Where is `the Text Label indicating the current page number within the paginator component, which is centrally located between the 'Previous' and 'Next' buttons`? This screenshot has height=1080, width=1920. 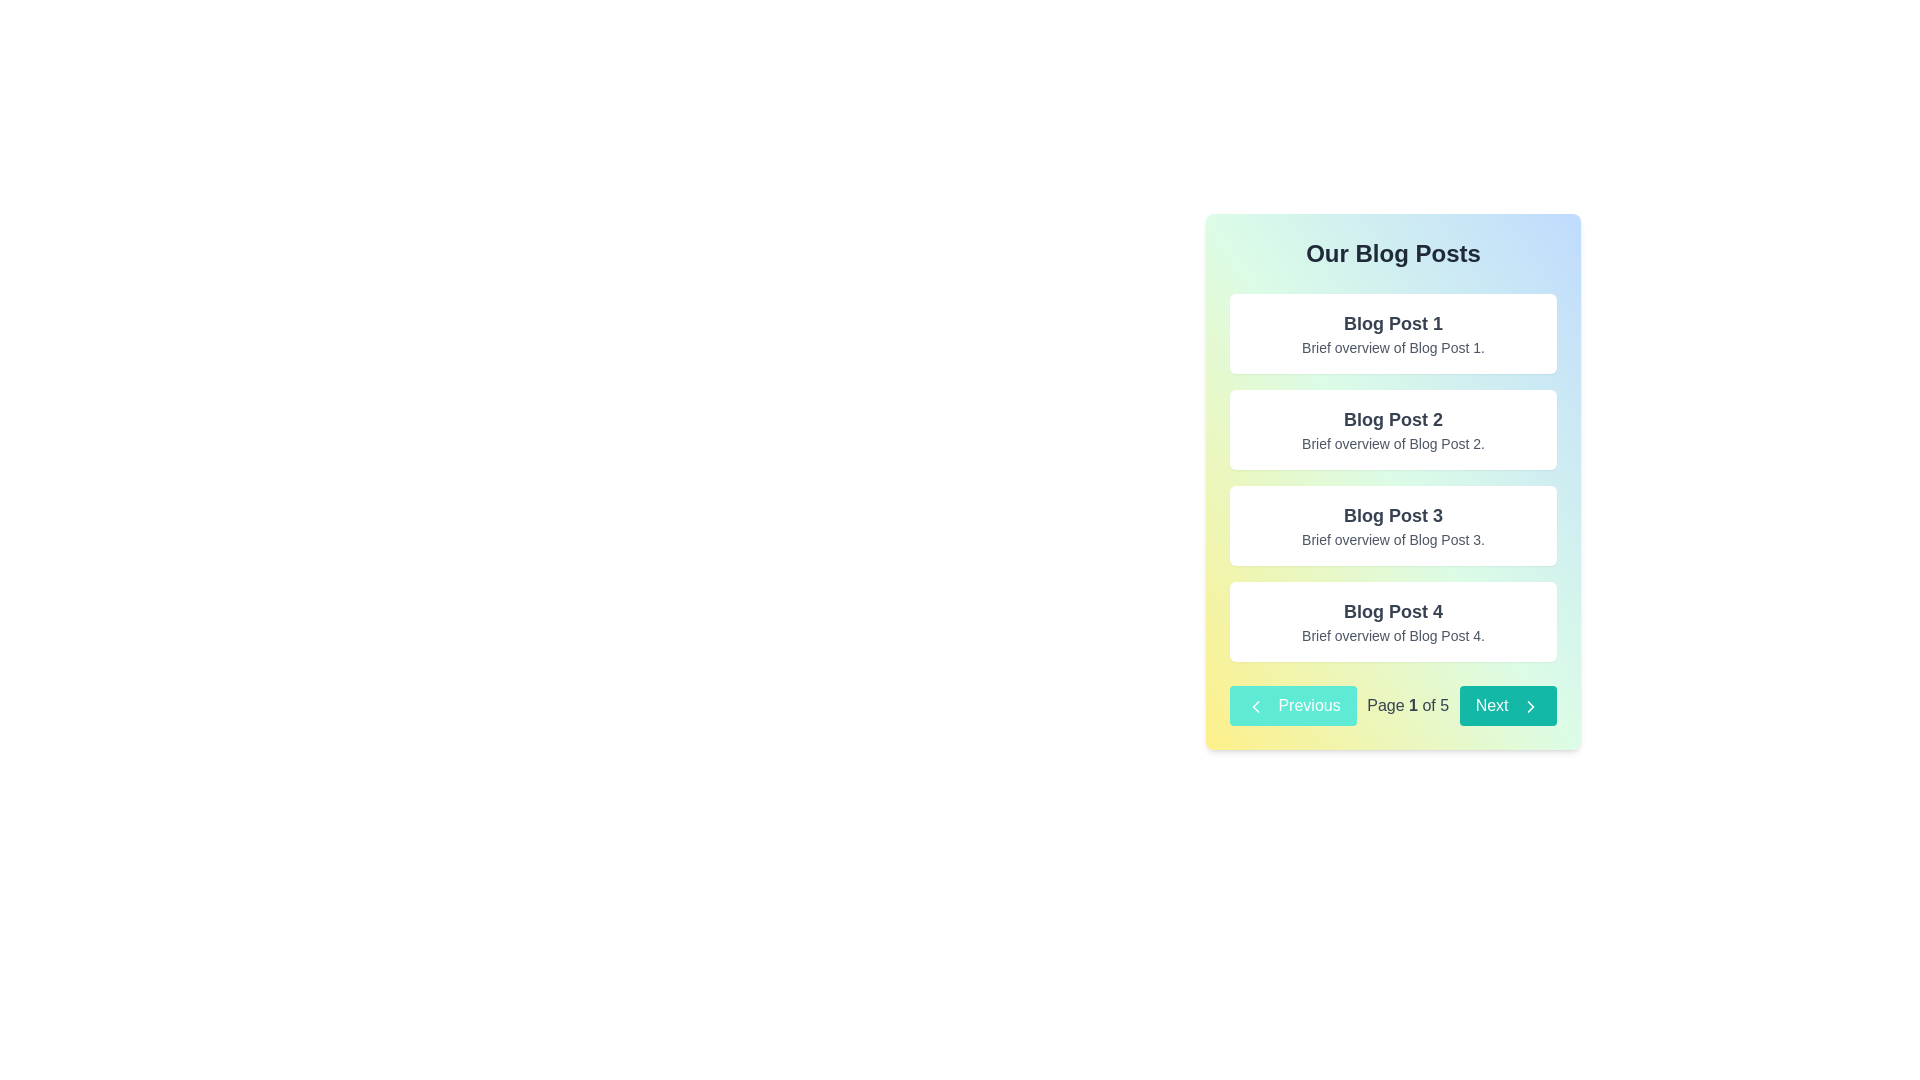
the Text Label indicating the current page number within the paginator component, which is centrally located between the 'Previous' and 'Next' buttons is located at coordinates (1407, 704).